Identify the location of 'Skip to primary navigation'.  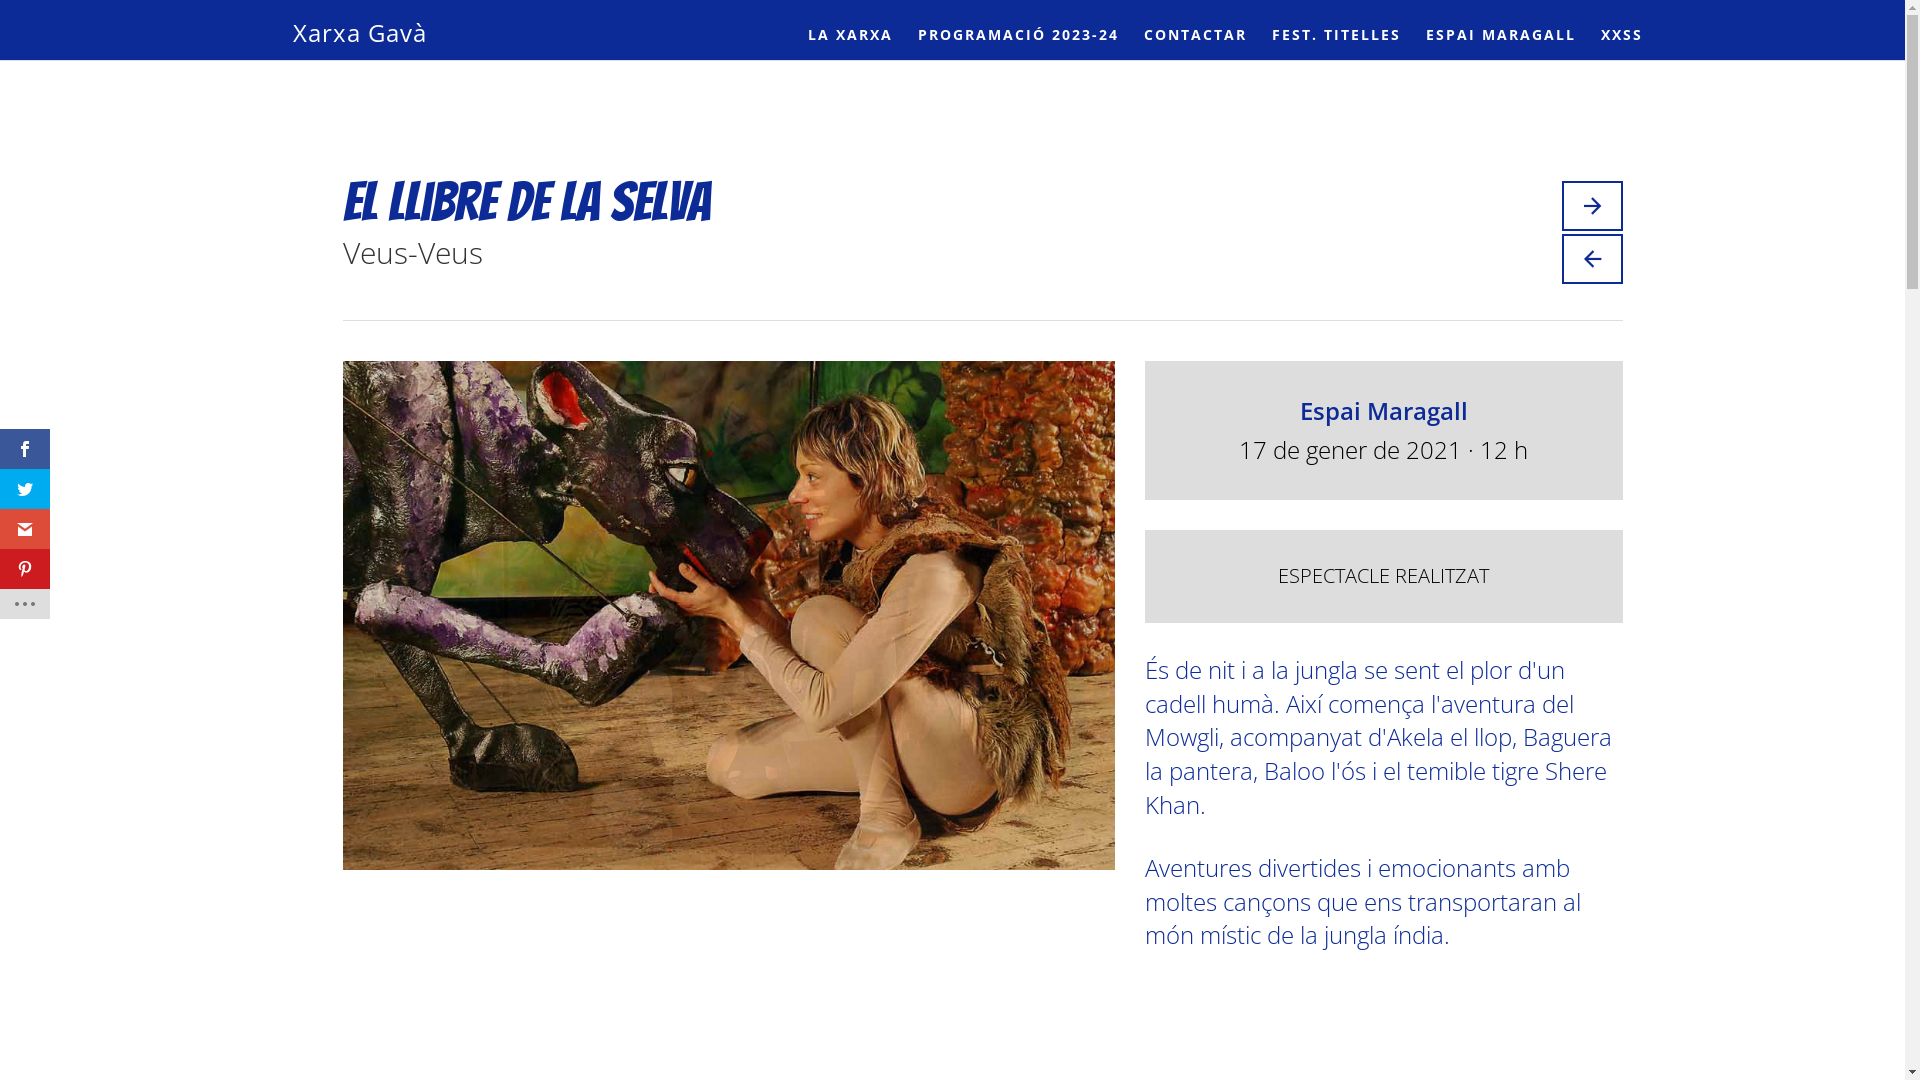
(0, 0).